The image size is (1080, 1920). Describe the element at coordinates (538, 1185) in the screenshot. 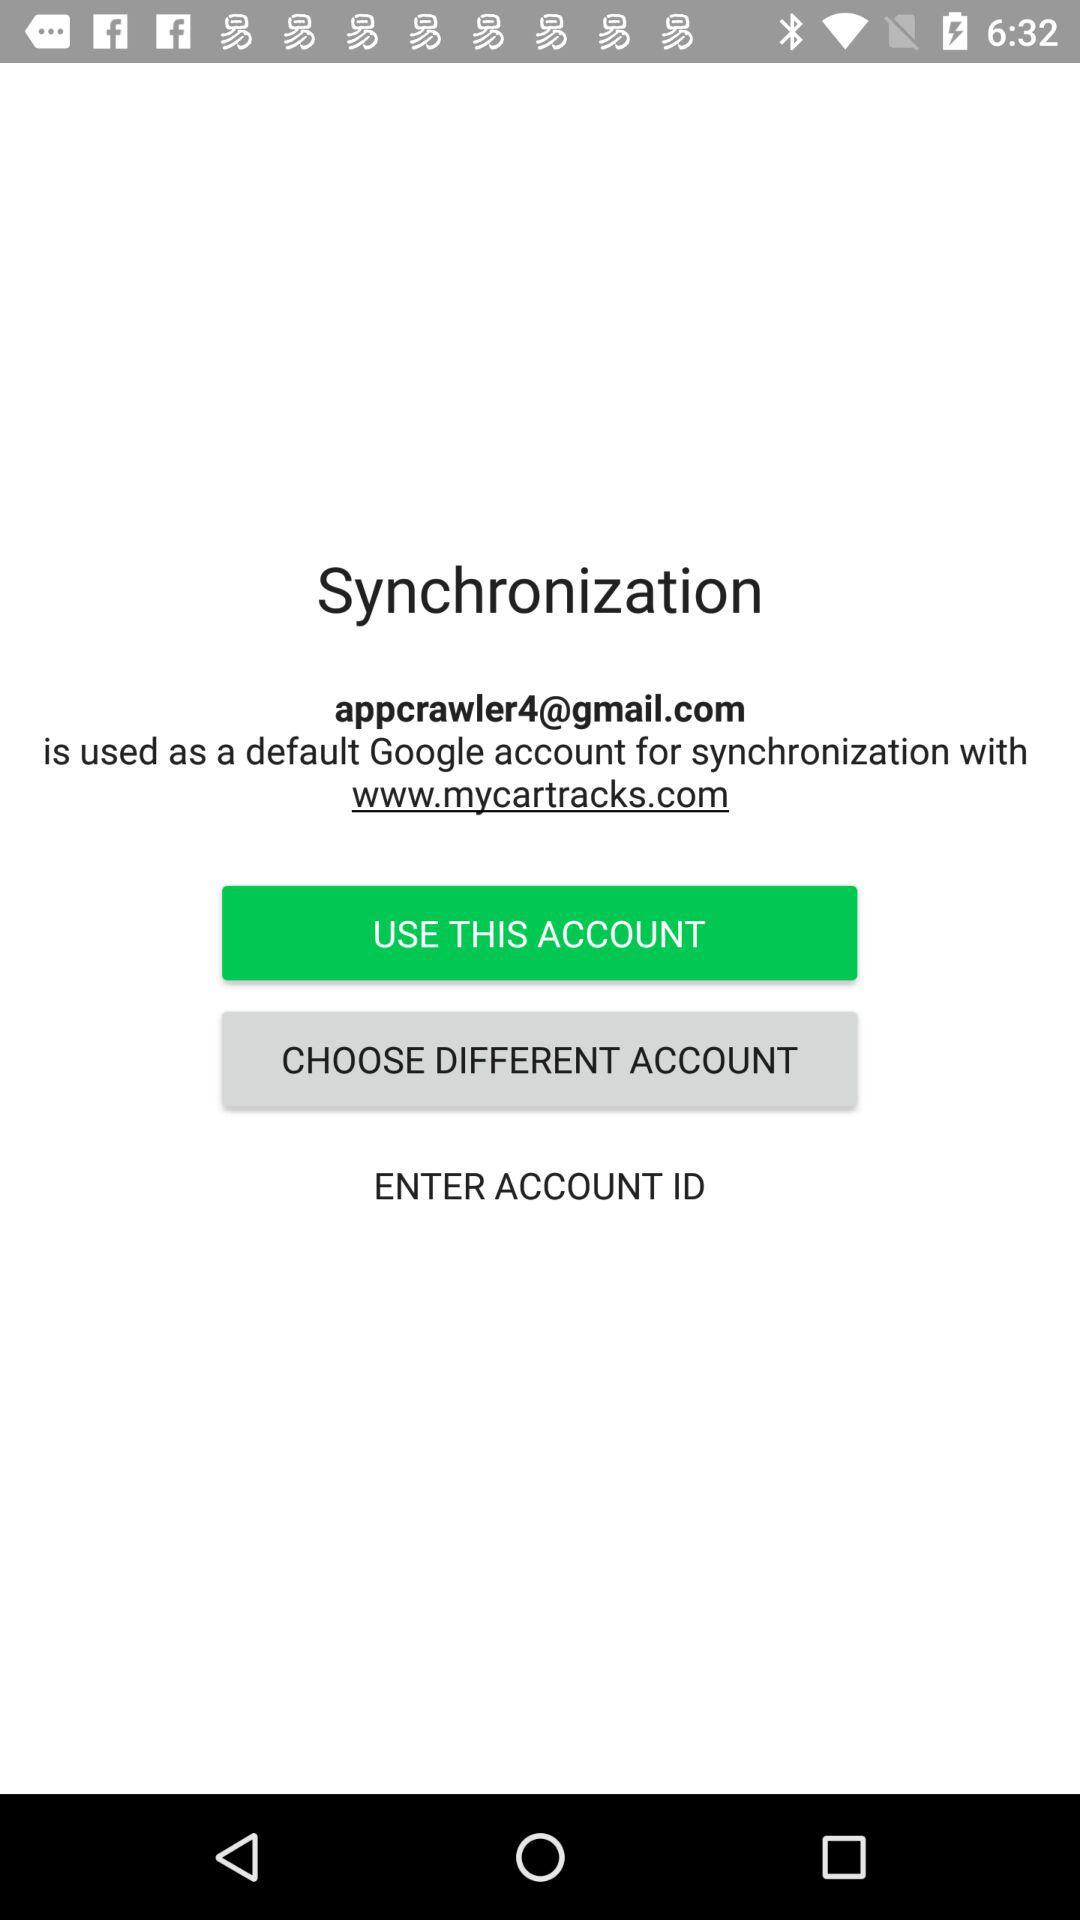

I see `the enter account id` at that location.